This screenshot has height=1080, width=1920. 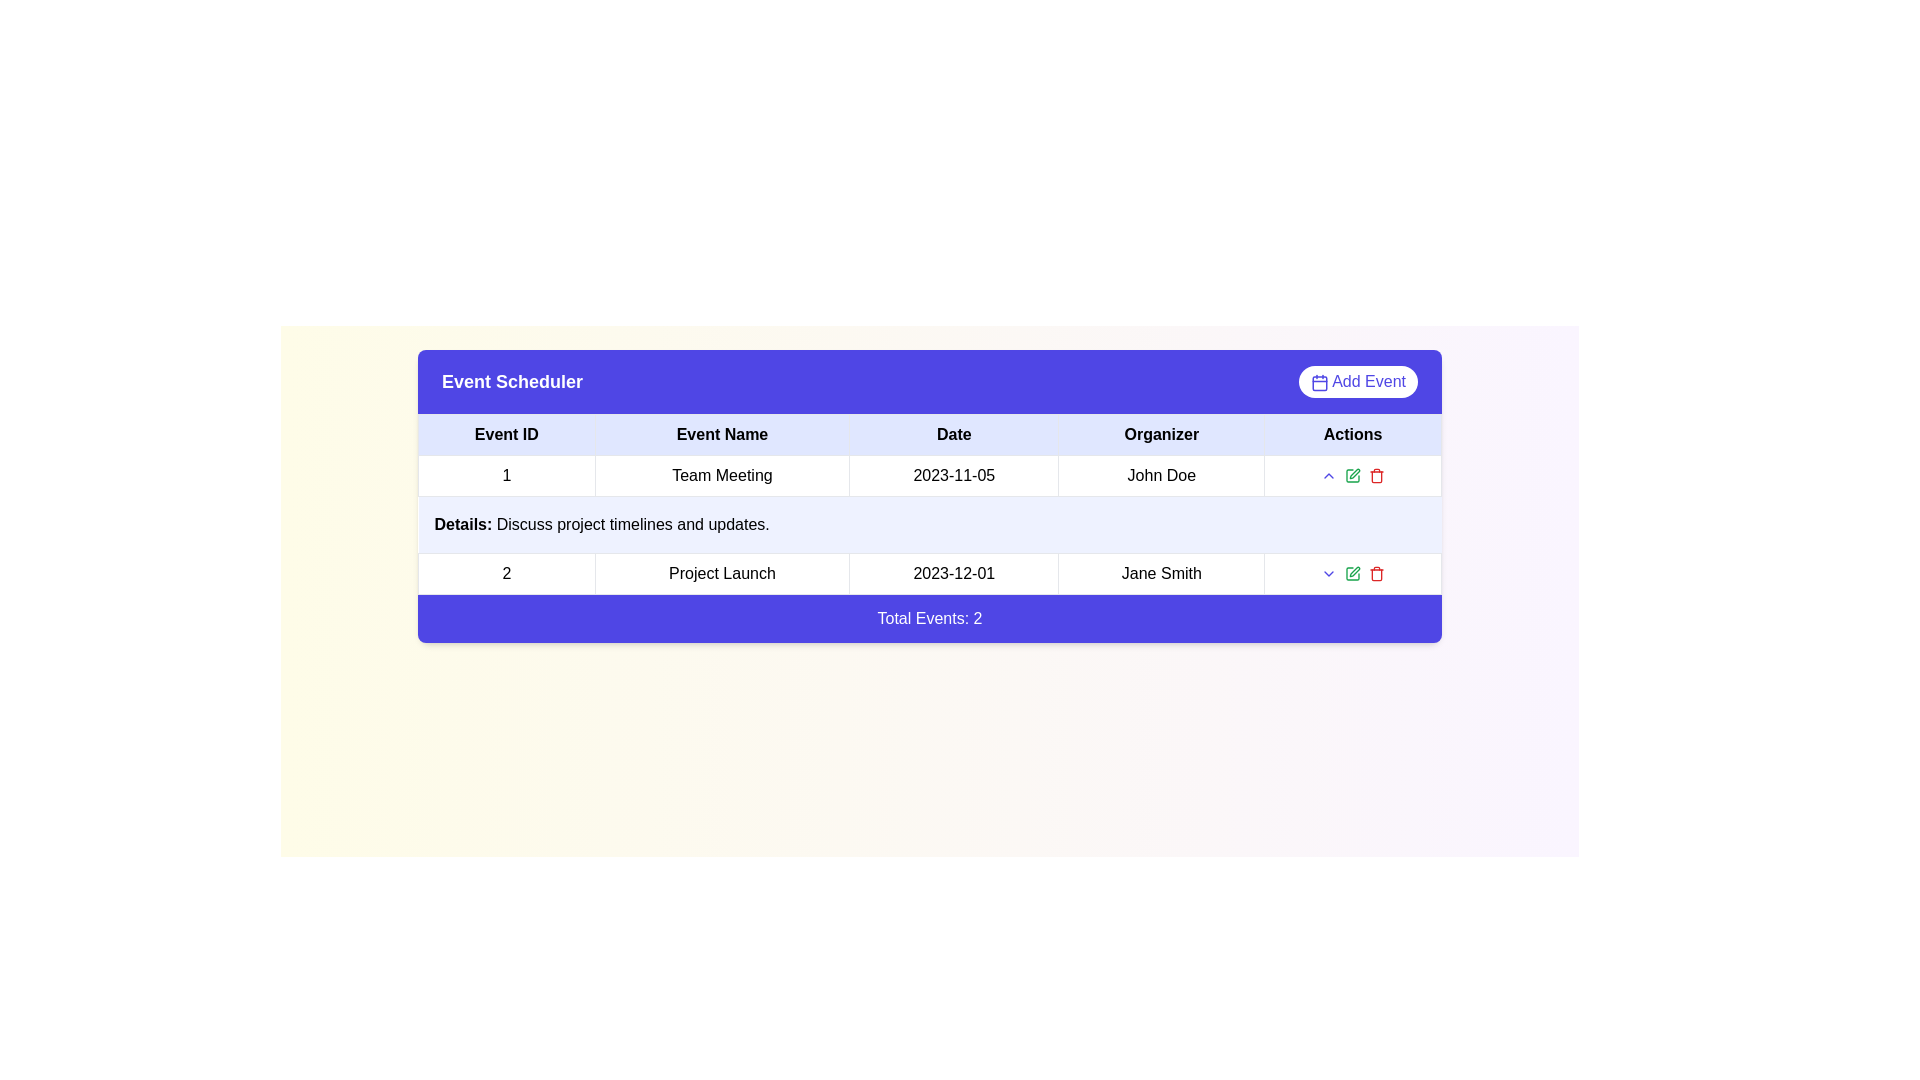 I want to click on the 'Add Event' button located on the far-right side of the purple header bar titled 'Event Scheduler', so click(x=1358, y=381).